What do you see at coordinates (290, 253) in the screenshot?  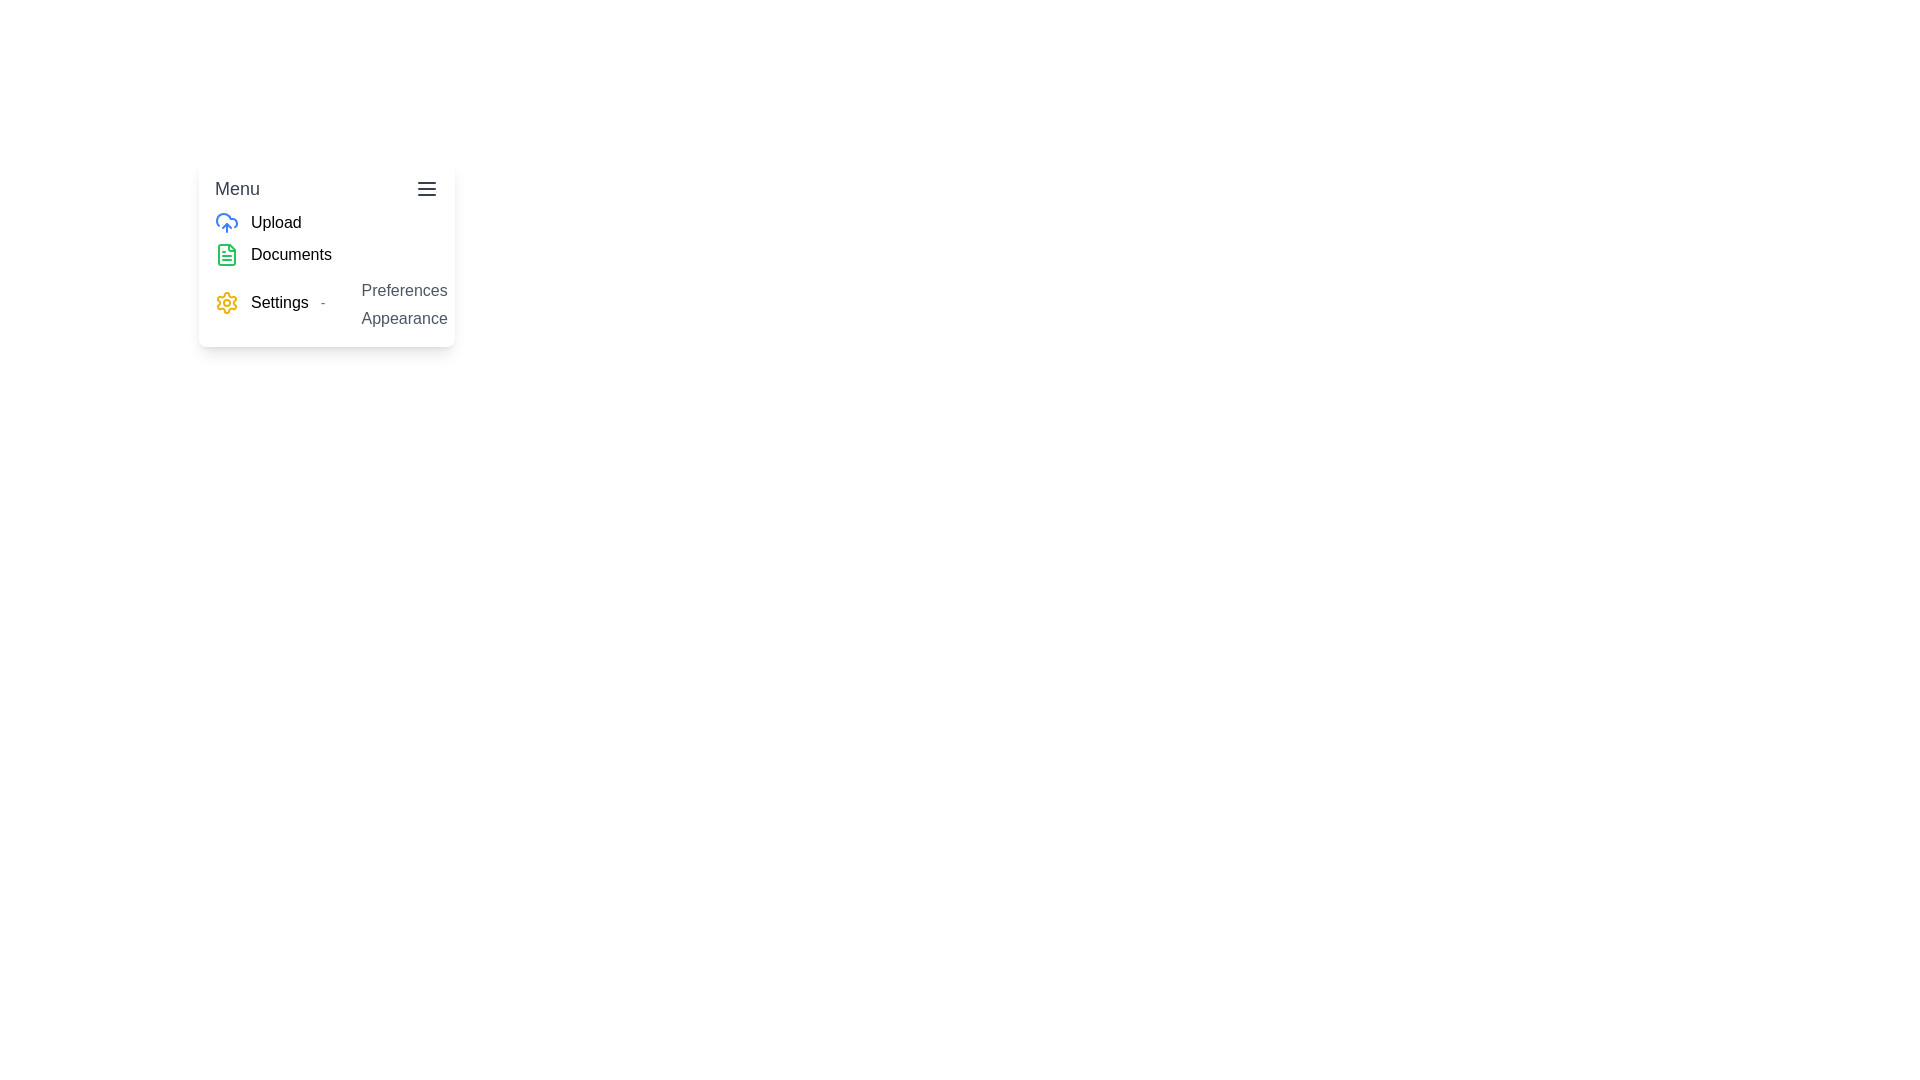 I see `the 'Documents' text label in the vertical menu` at bounding box center [290, 253].